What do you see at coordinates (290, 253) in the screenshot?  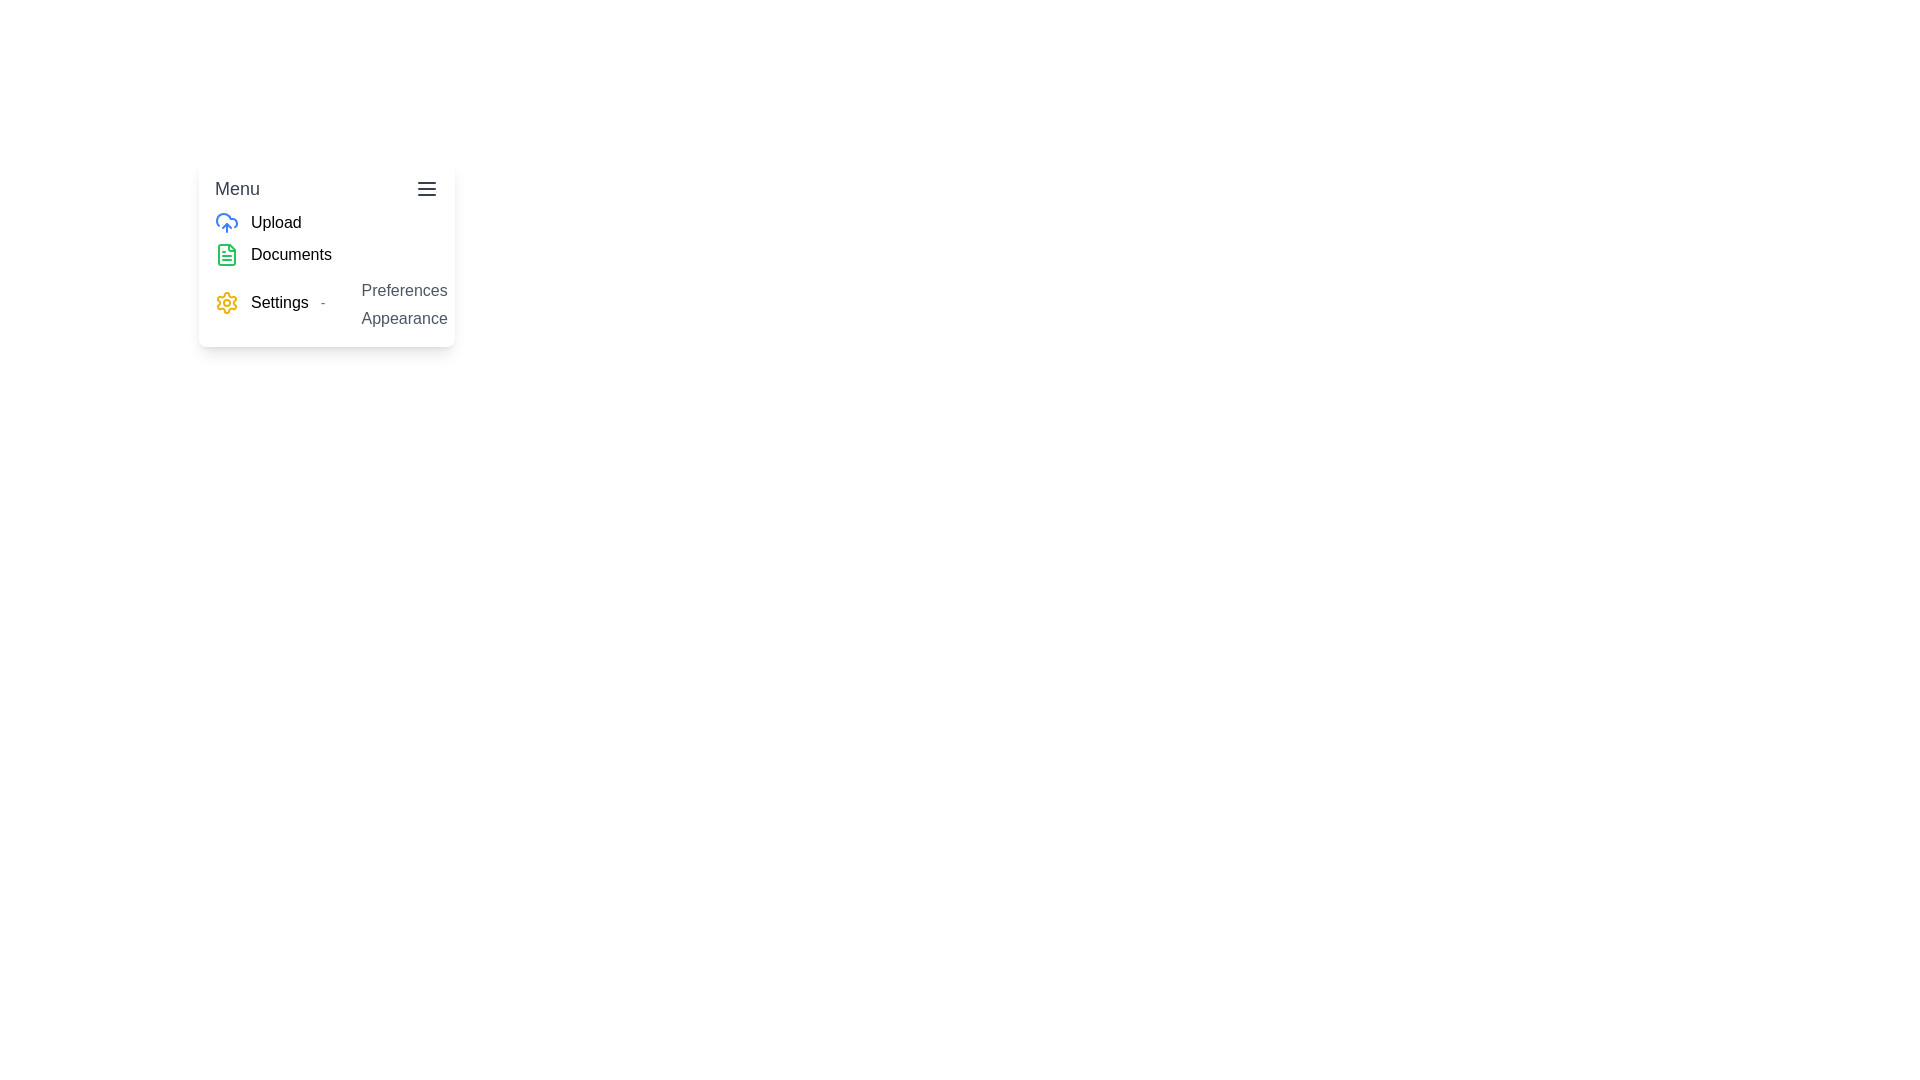 I see `the 'Documents' text label in the vertical menu` at bounding box center [290, 253].